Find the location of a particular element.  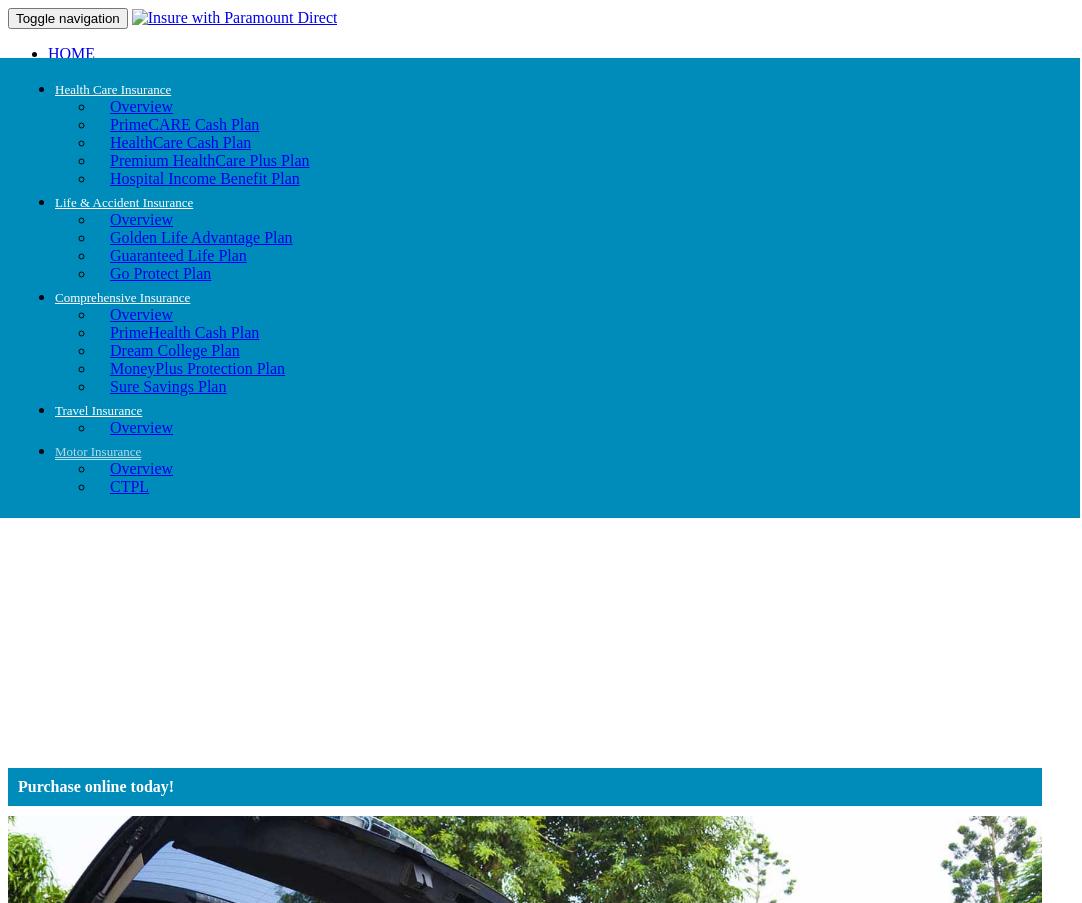

'HealthCare Cash Plan' is located at coordinates (179, 141).